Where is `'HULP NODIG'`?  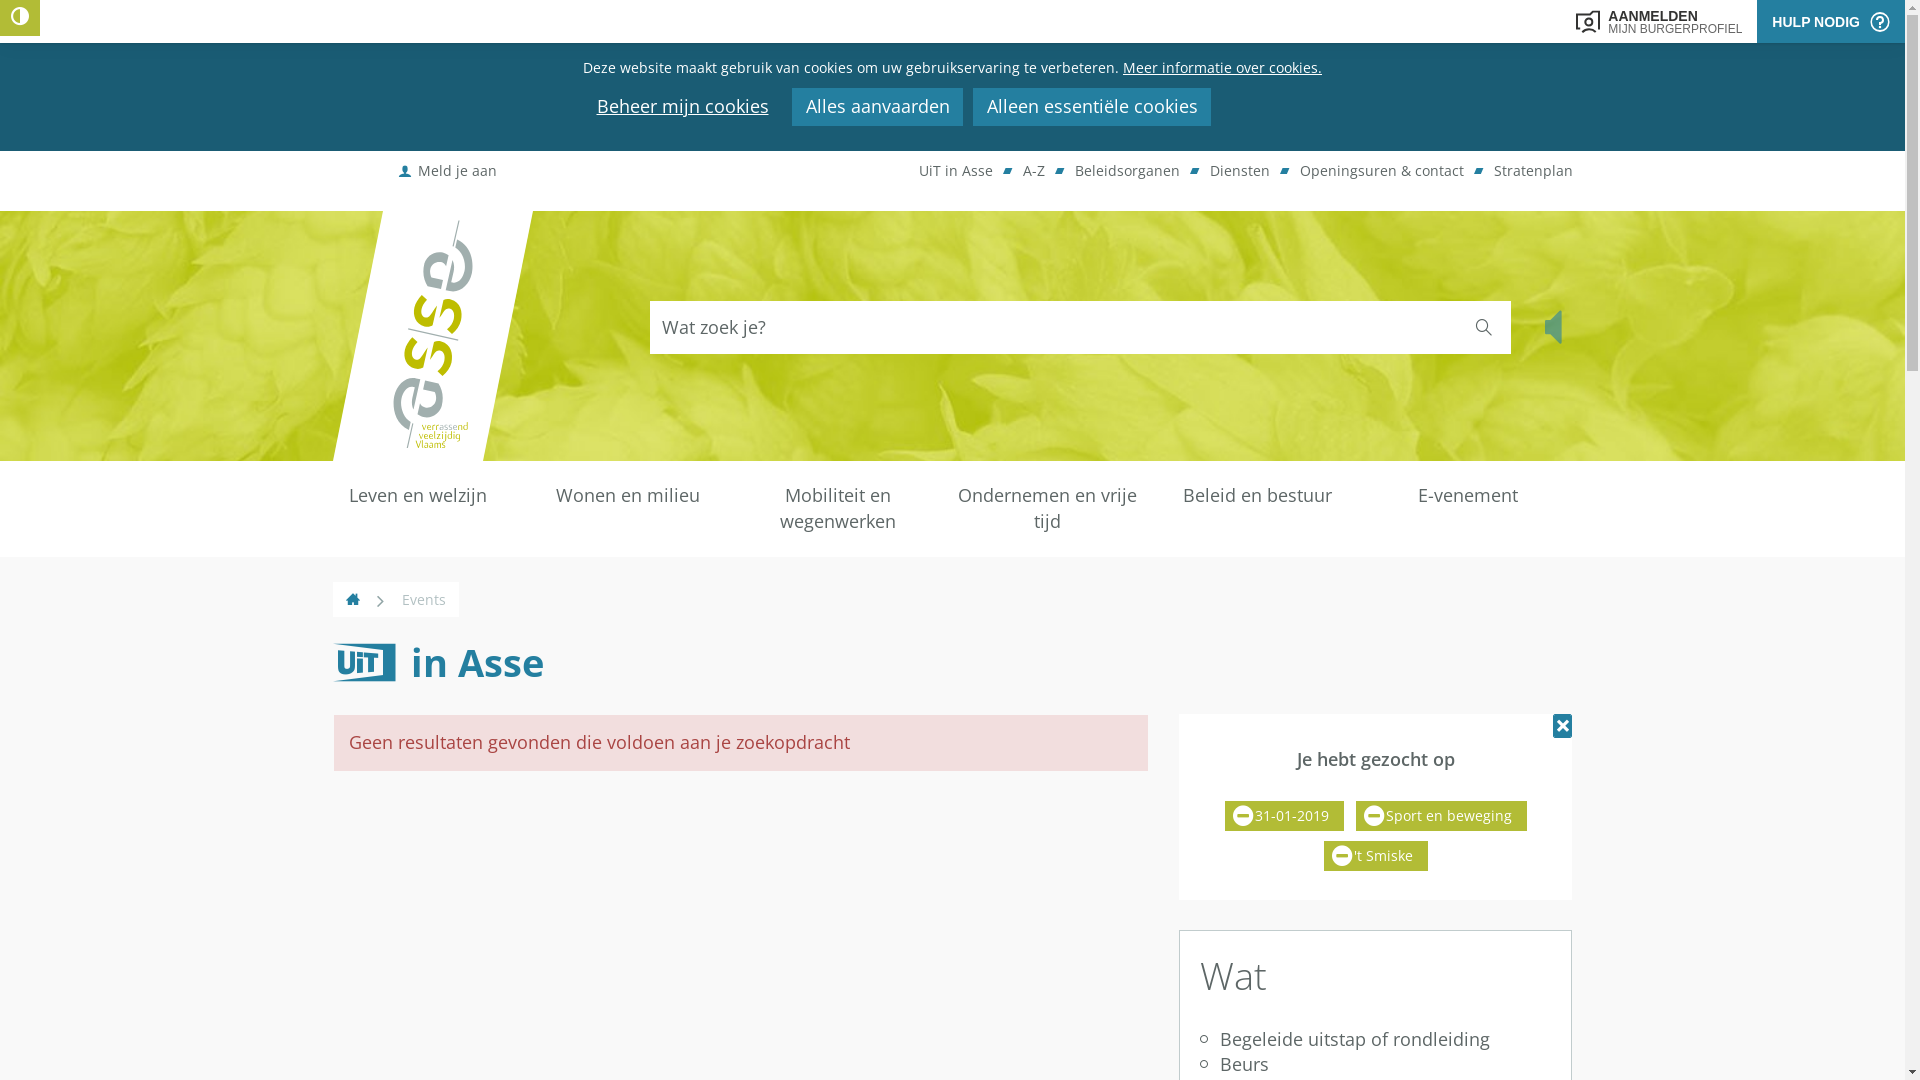 'HULP NODIG' is located at coordinates (1830, 21).